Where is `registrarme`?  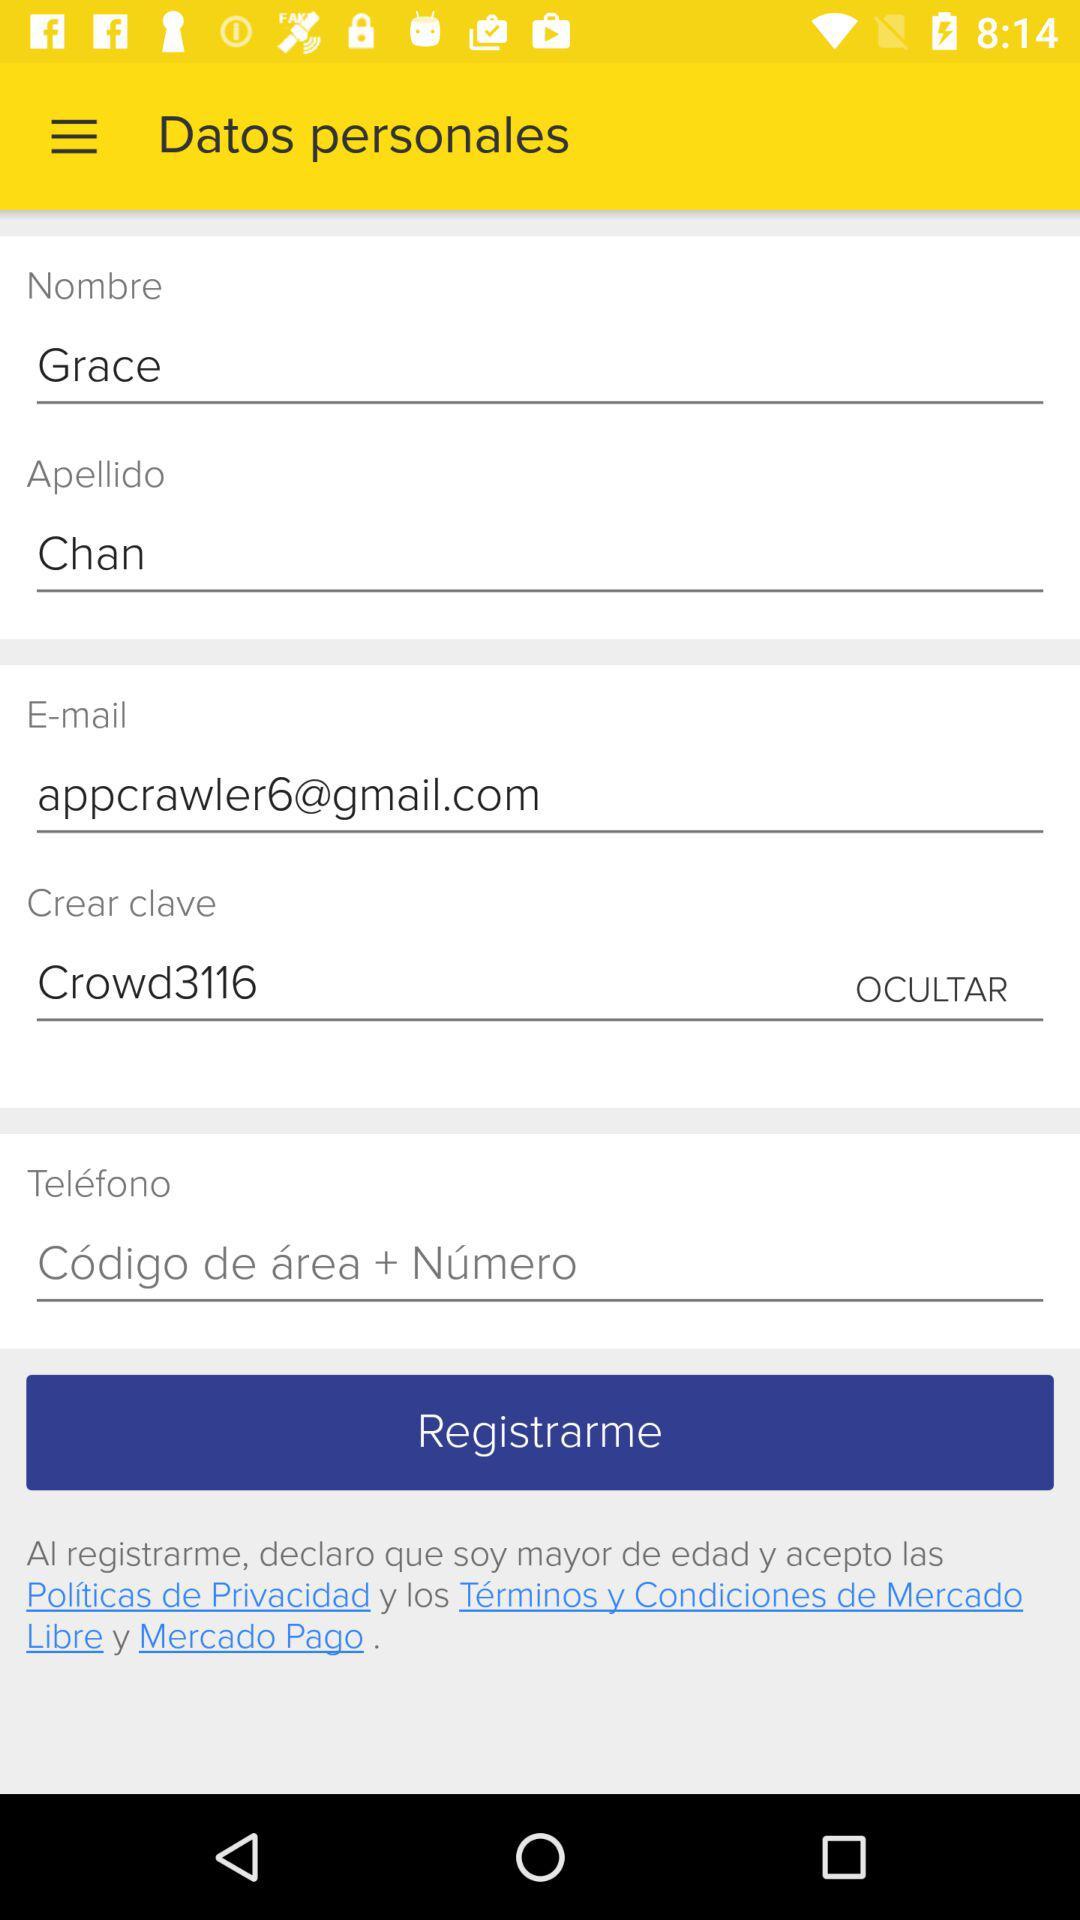 registrarme is located at coordinates (540, 1431).